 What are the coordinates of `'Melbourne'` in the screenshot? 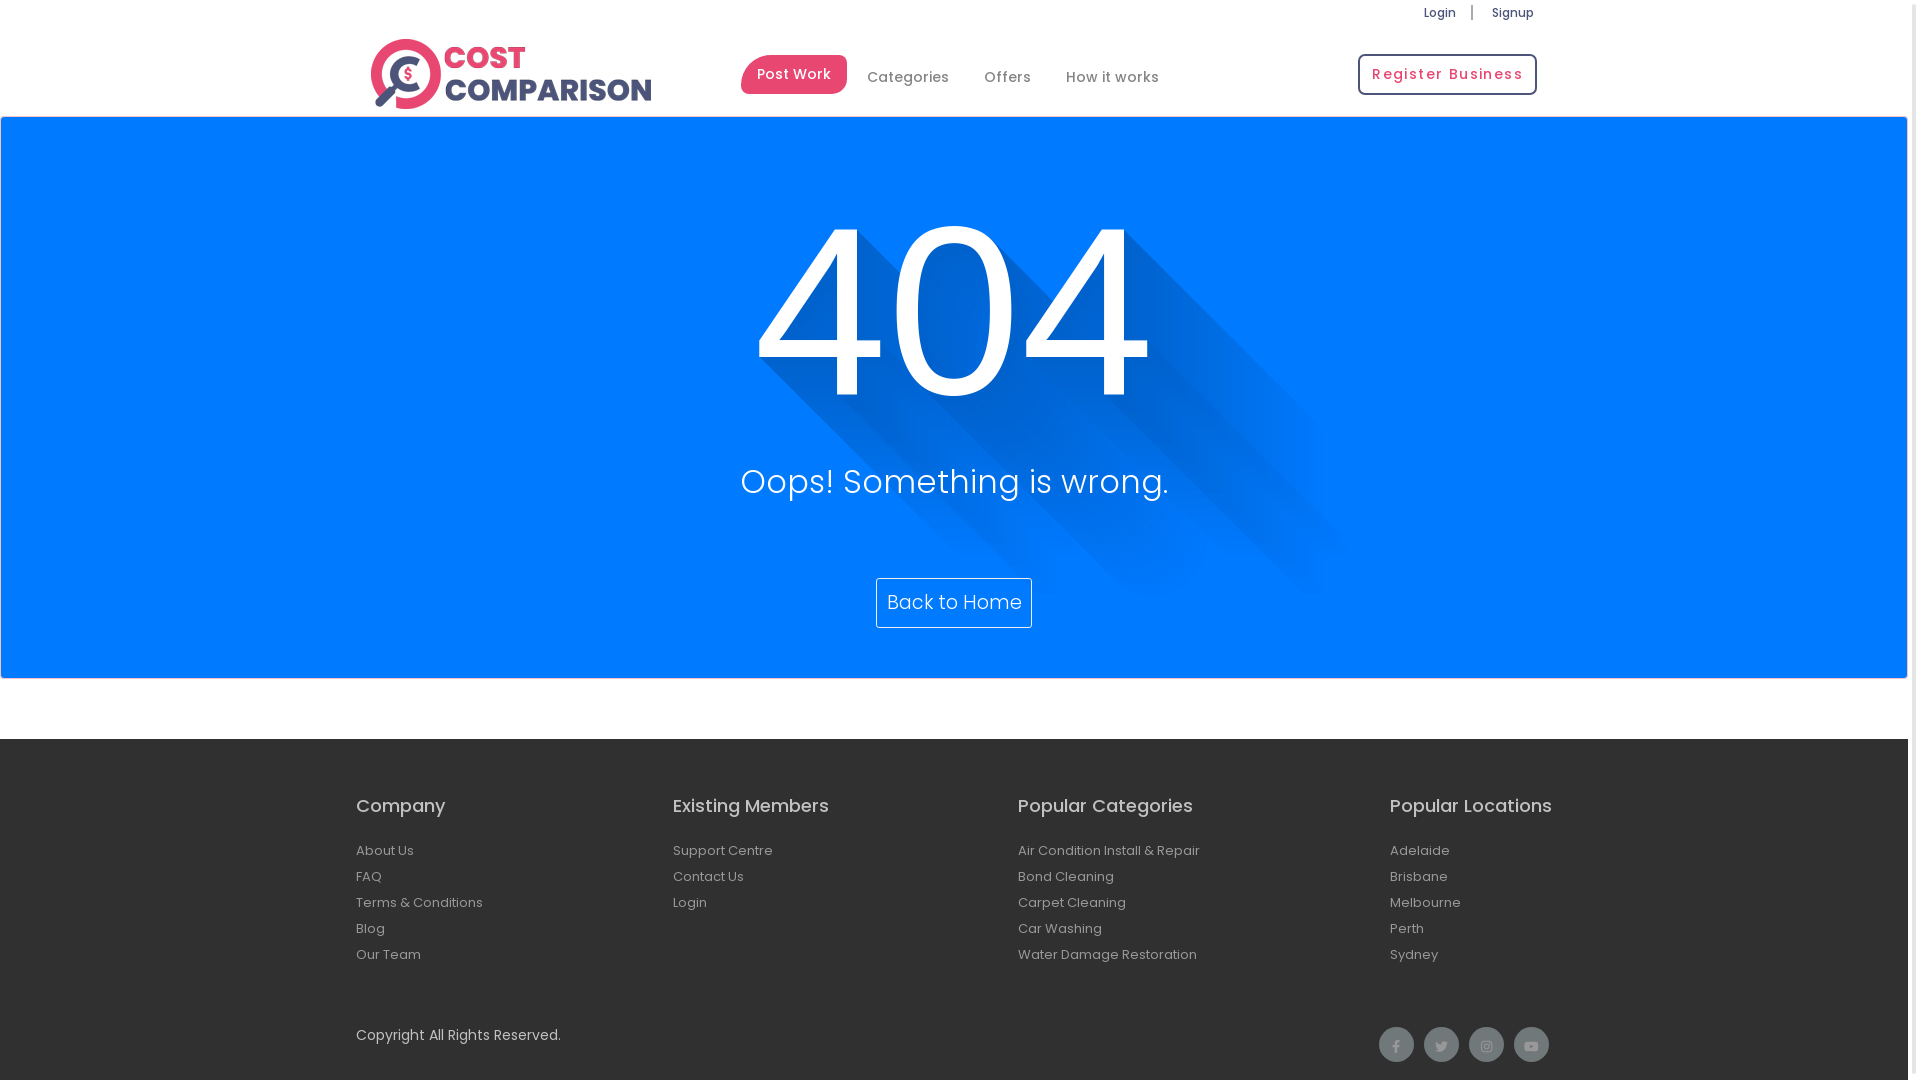 It's located at (1389, 902).